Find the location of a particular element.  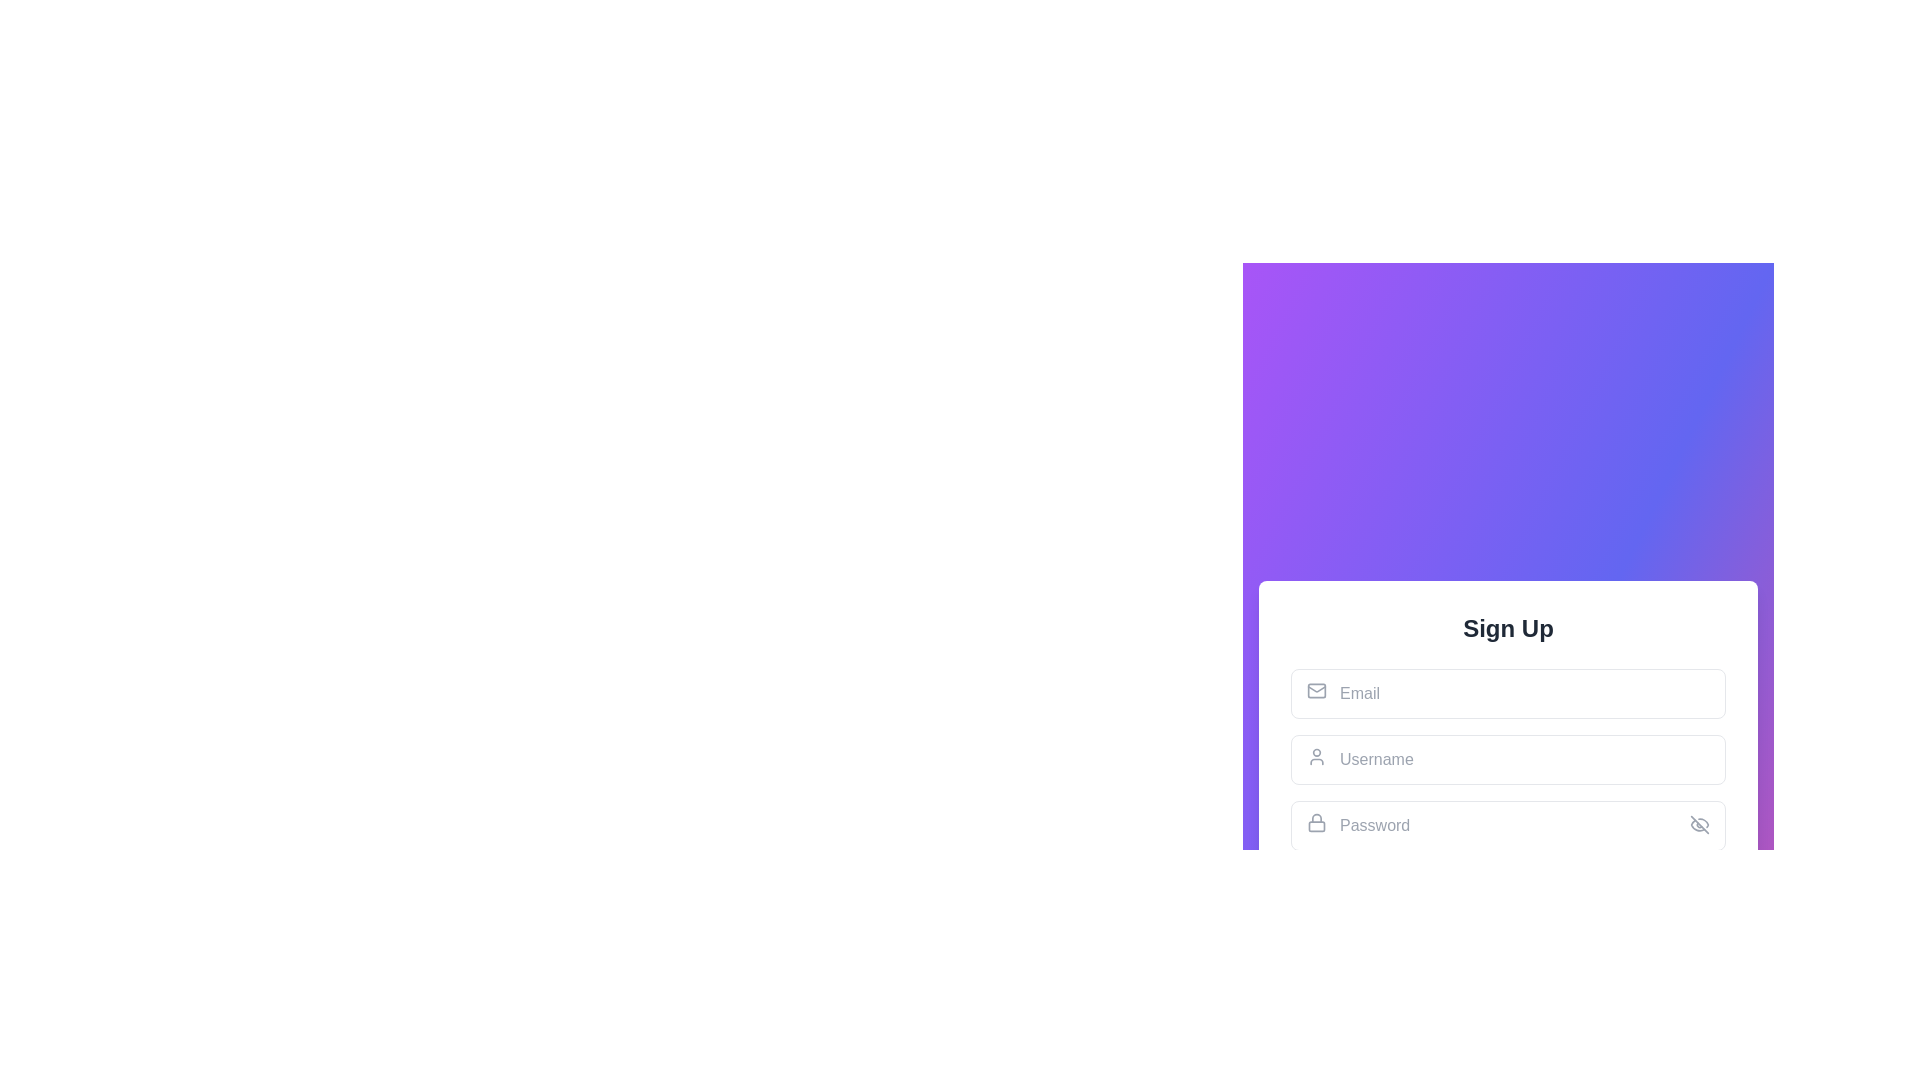

the 'Username' text input field by tabbing through the form's input fields is located at coordinates (1508, 759).